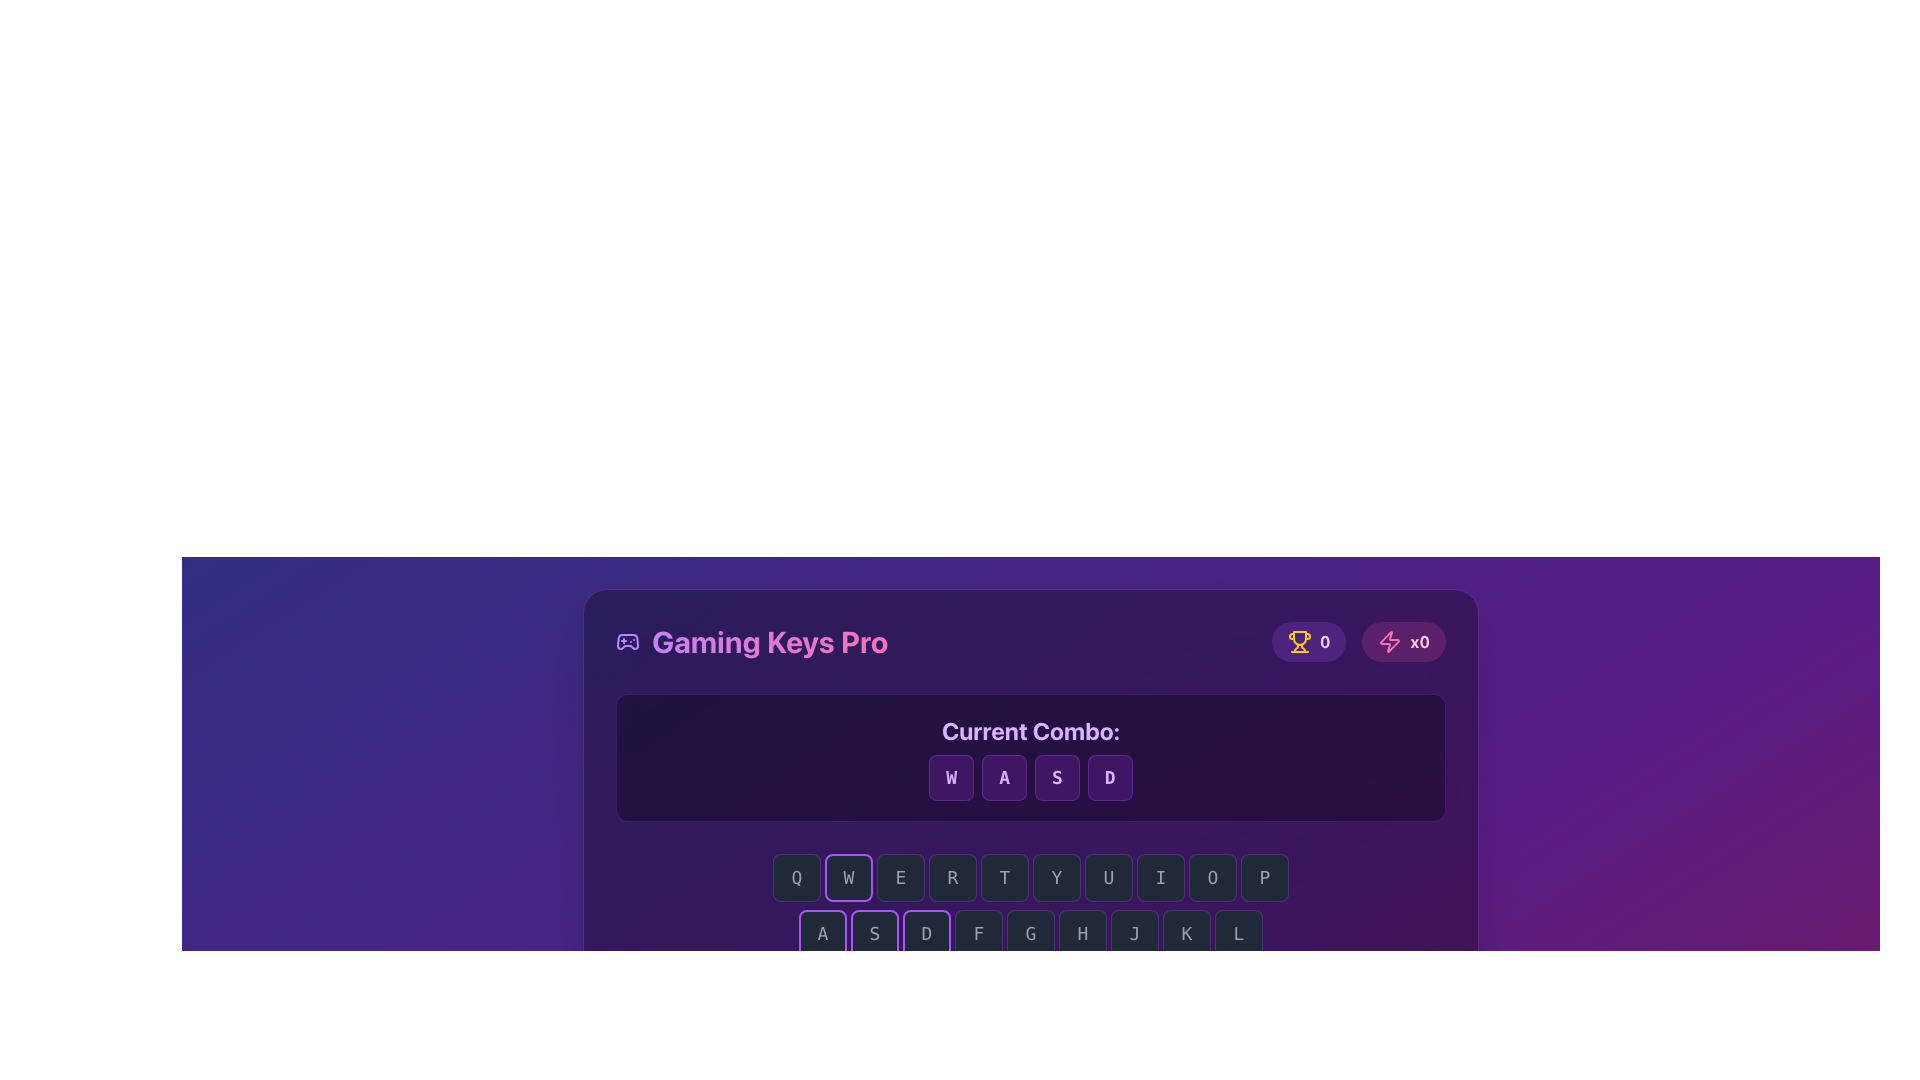 This screenshot has height=1080, width=1920. What do you see at coordinates (1325, 641) in the screenshot?
I see `the text label displaying the number '0', which is bold and purple, located to the right of a yellow trophy icon within a purple pill-shaped button in the top-right corner of the main content area` at bounding box center [1325, 641].